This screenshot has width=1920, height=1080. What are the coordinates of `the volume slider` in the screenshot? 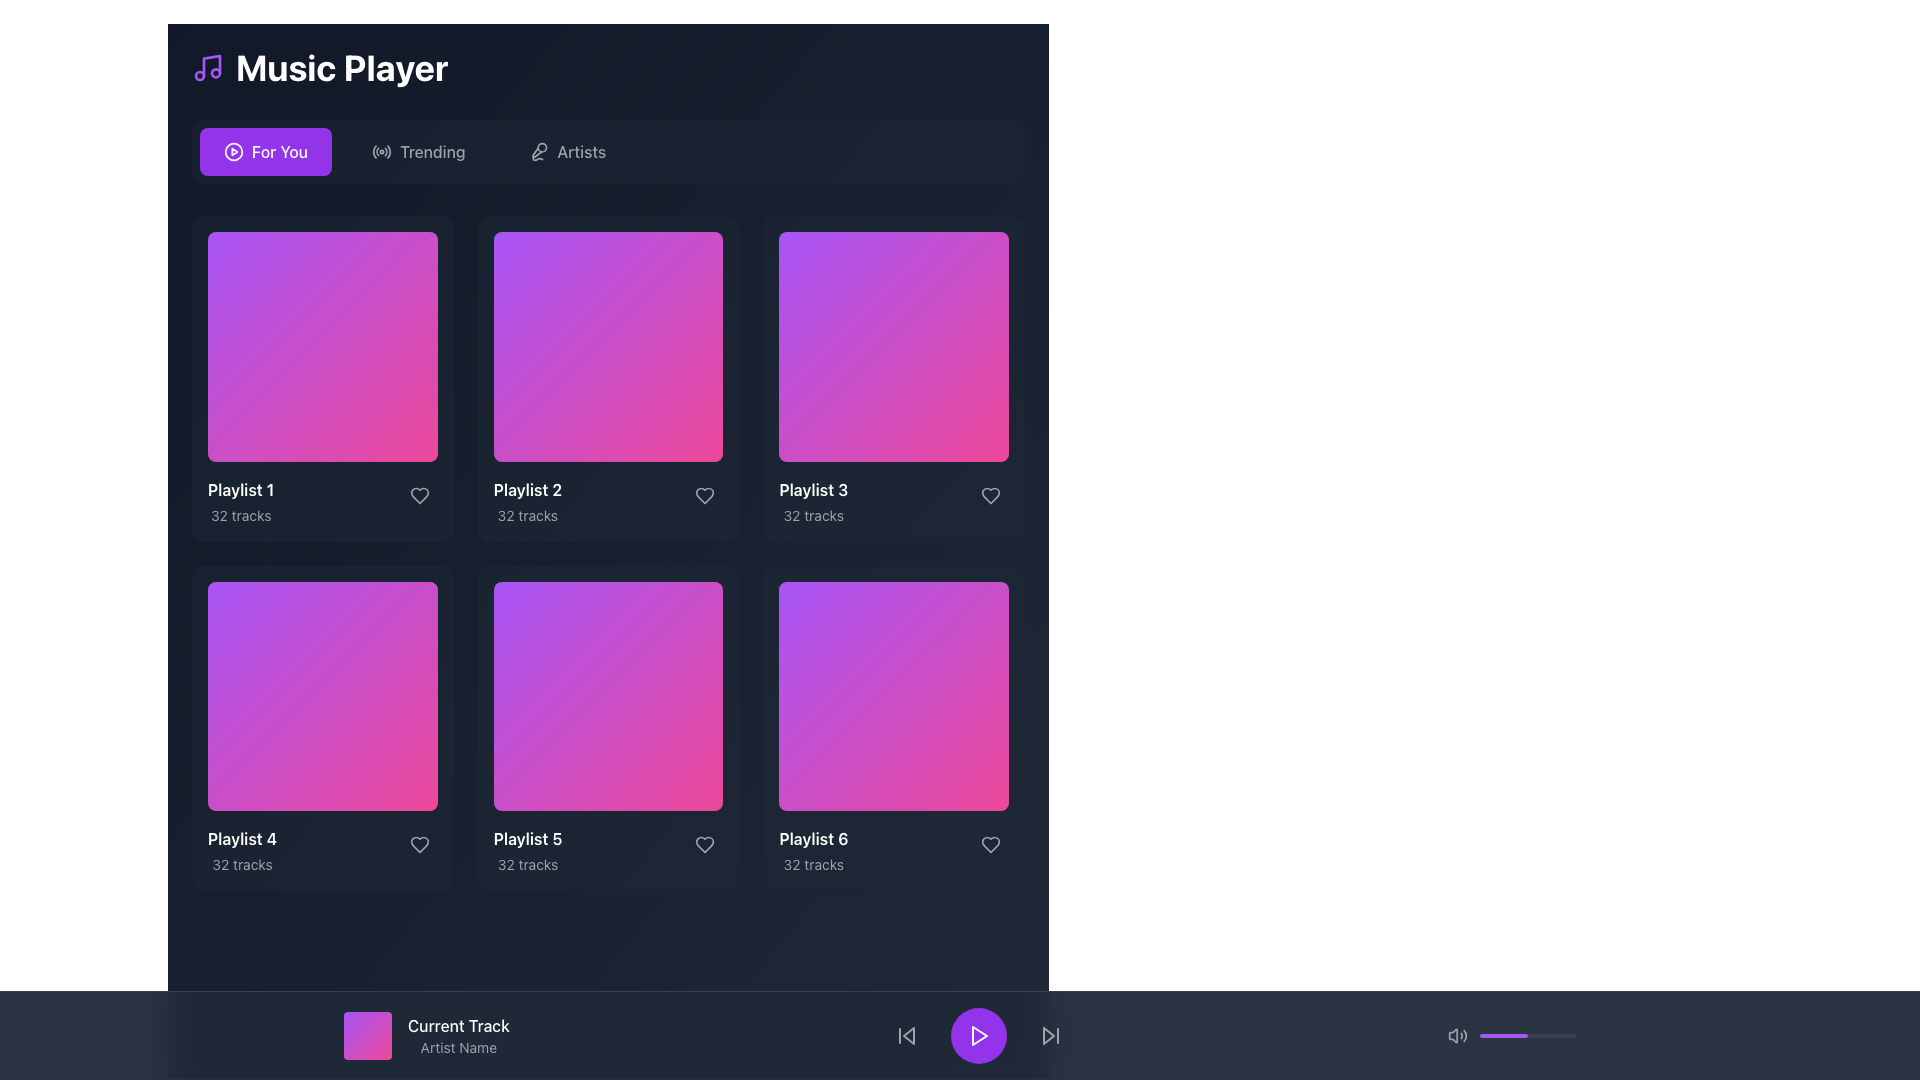 It's located at (1569, 1035).